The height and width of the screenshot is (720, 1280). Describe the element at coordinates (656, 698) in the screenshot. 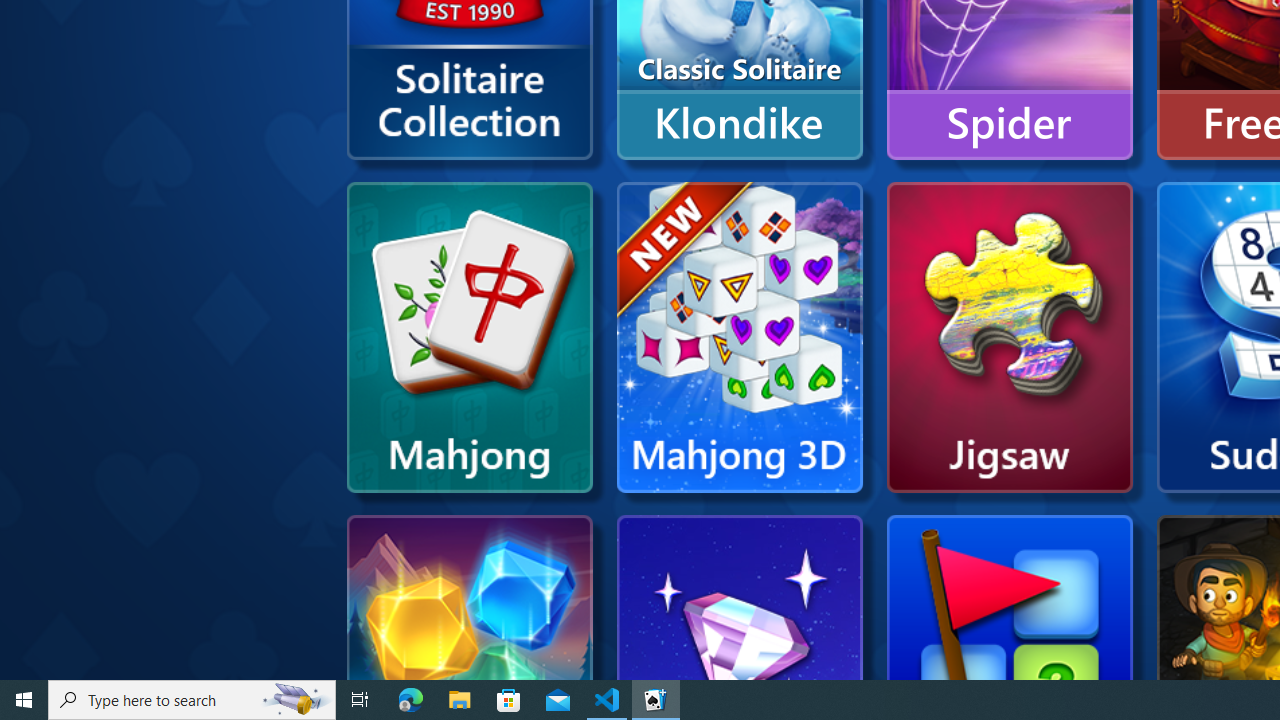

I see `'Solitaire & Casual Games - 1 running window'` at that location.